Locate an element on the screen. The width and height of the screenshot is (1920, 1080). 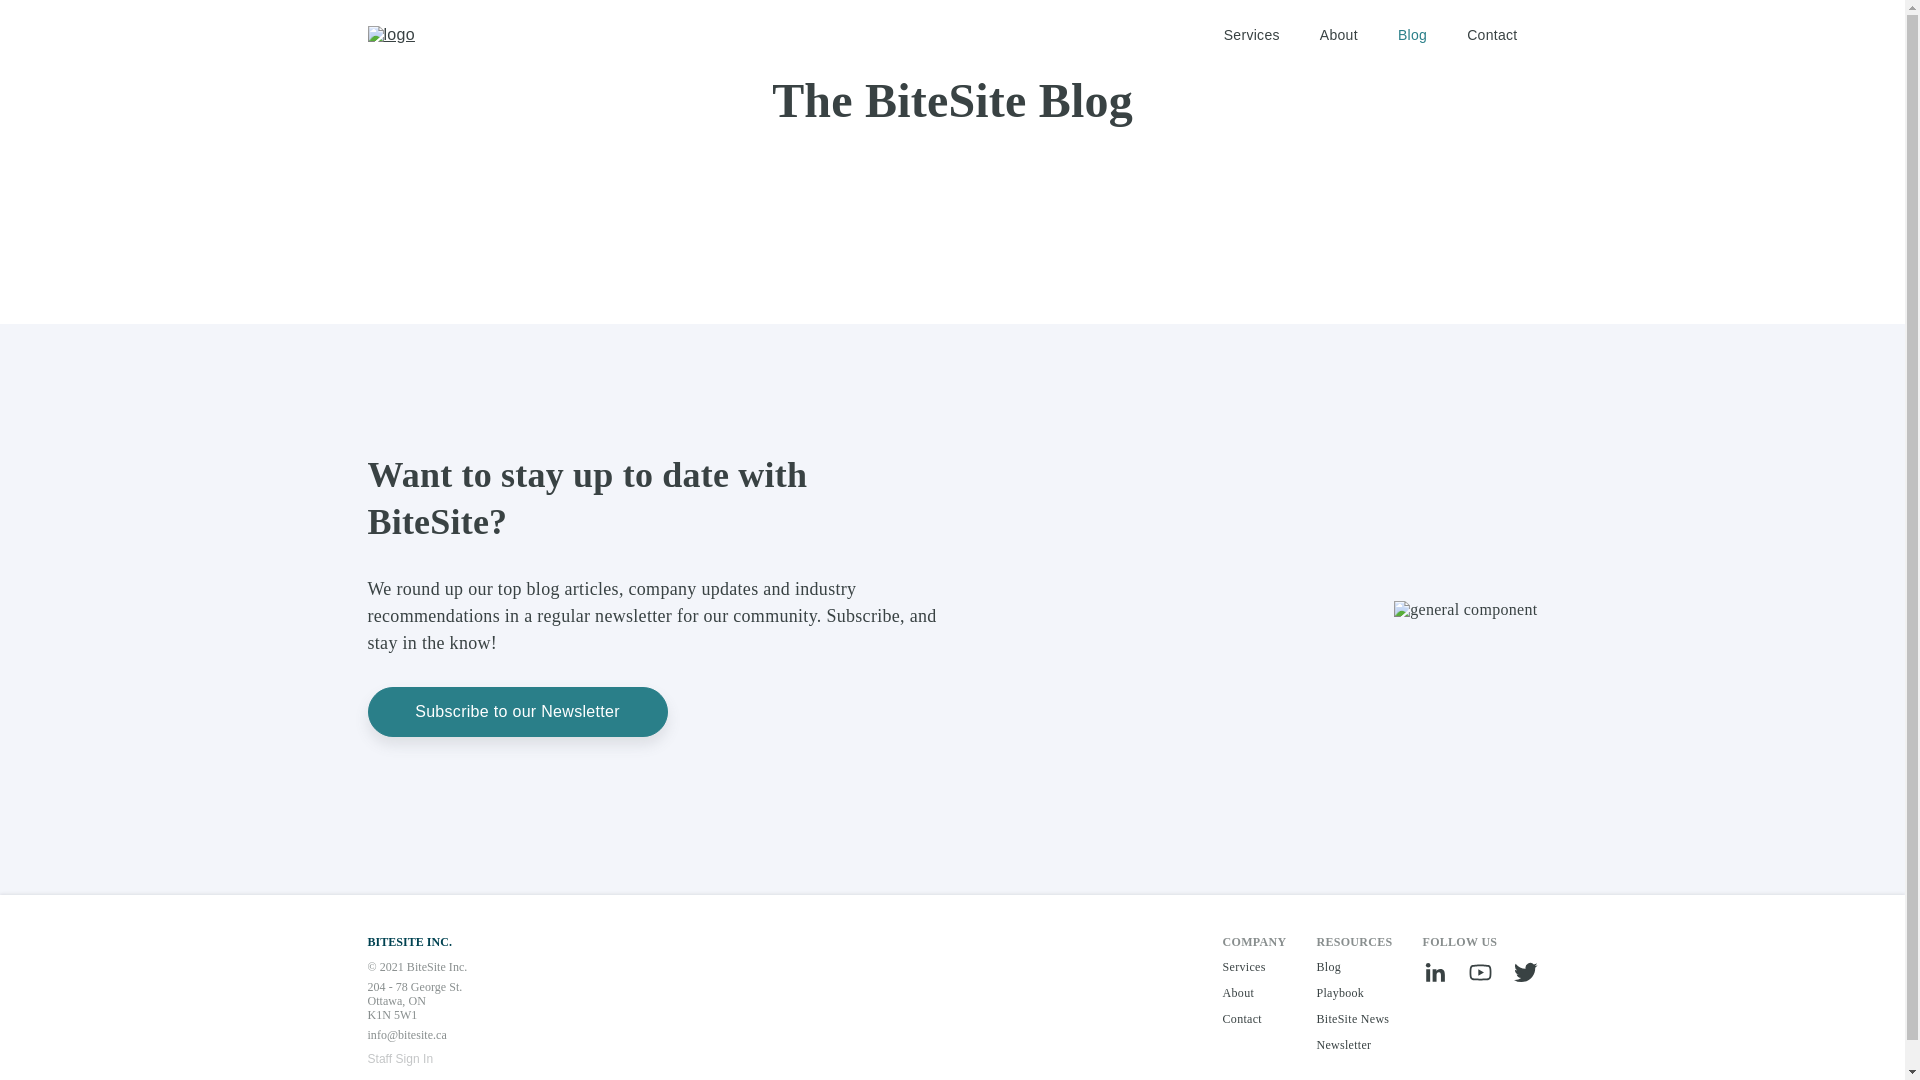
'Services' is located at coordinates (1251, 34).